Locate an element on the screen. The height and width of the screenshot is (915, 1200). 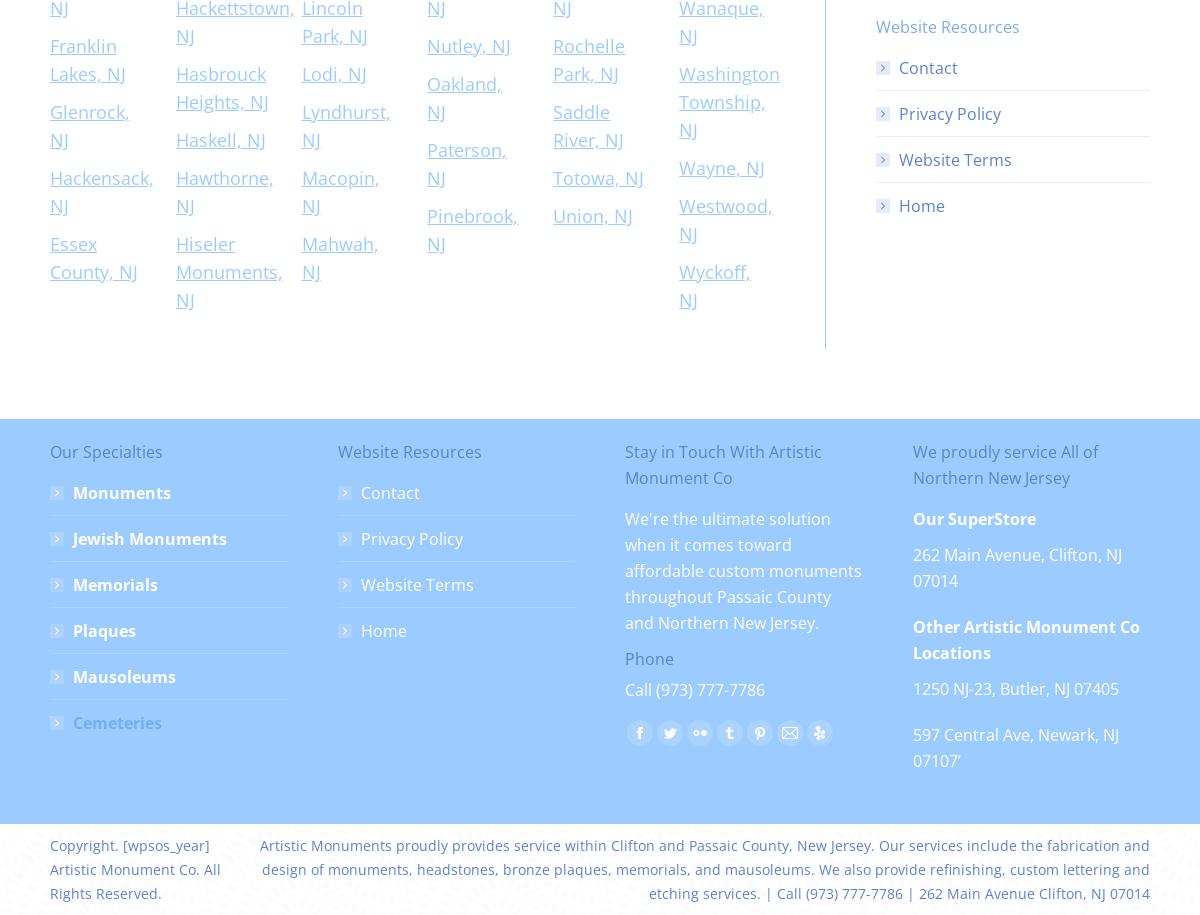
'Oakland, NJ' is located at coordinates (426, 96).